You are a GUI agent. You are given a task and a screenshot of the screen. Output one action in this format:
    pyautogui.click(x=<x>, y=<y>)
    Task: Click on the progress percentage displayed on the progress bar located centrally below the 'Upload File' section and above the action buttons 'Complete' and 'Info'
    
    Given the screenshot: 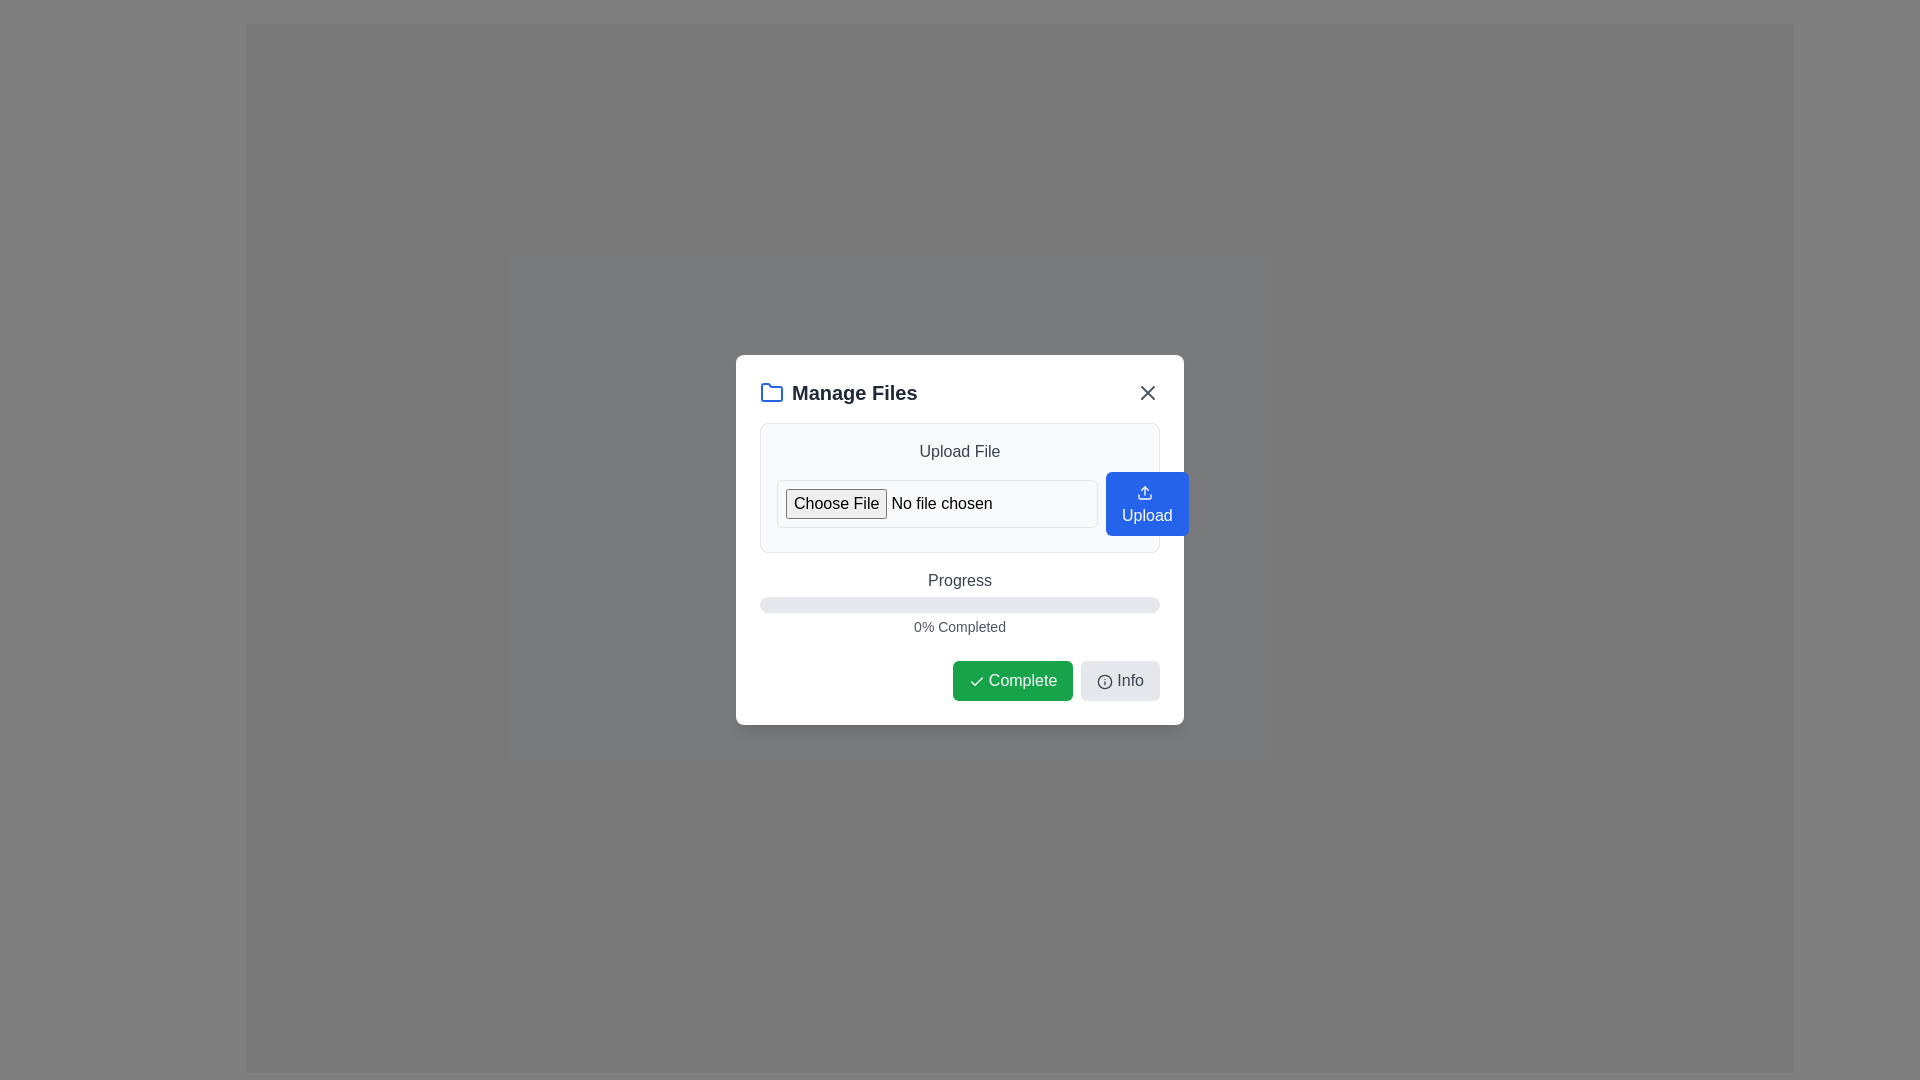 What is the action you would take?
    pyautogui.click(x=960, y=601)
    